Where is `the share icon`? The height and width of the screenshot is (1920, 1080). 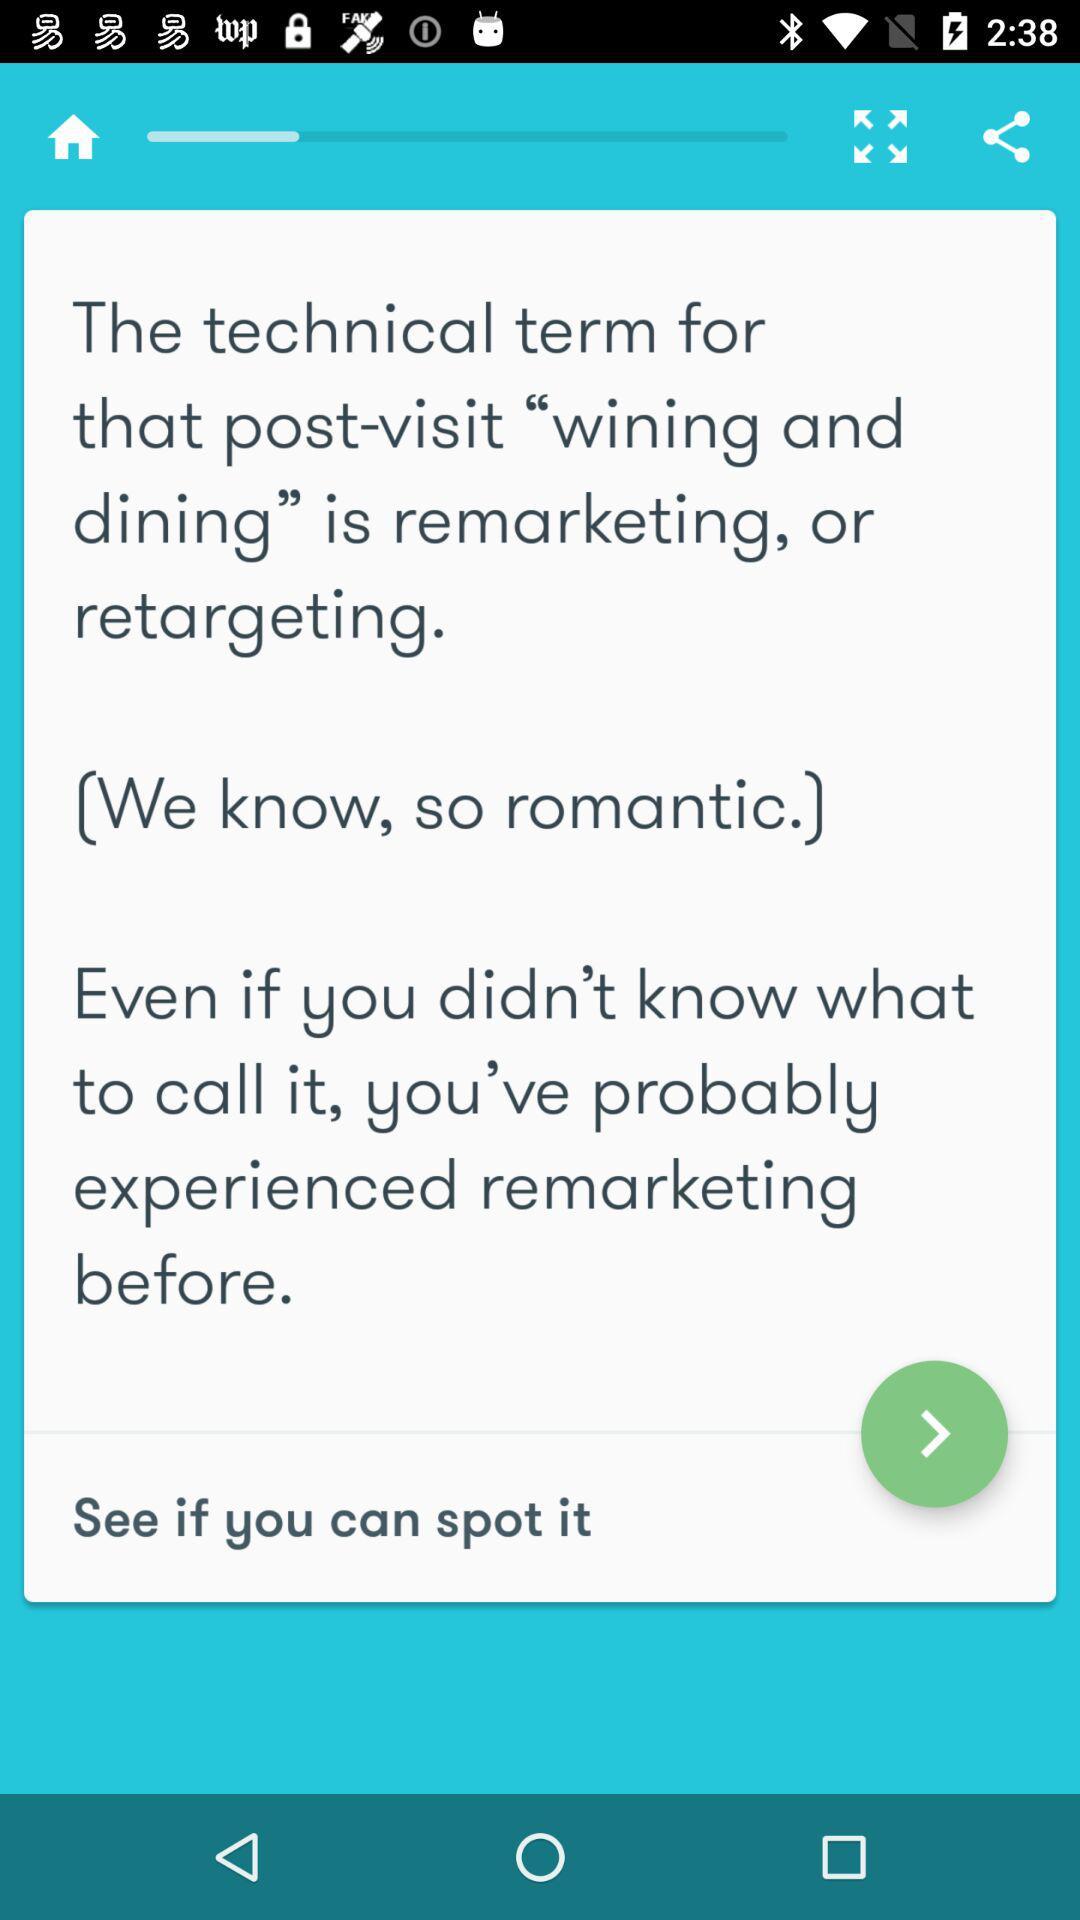 the share icon is located at coordinates (1006, 135).